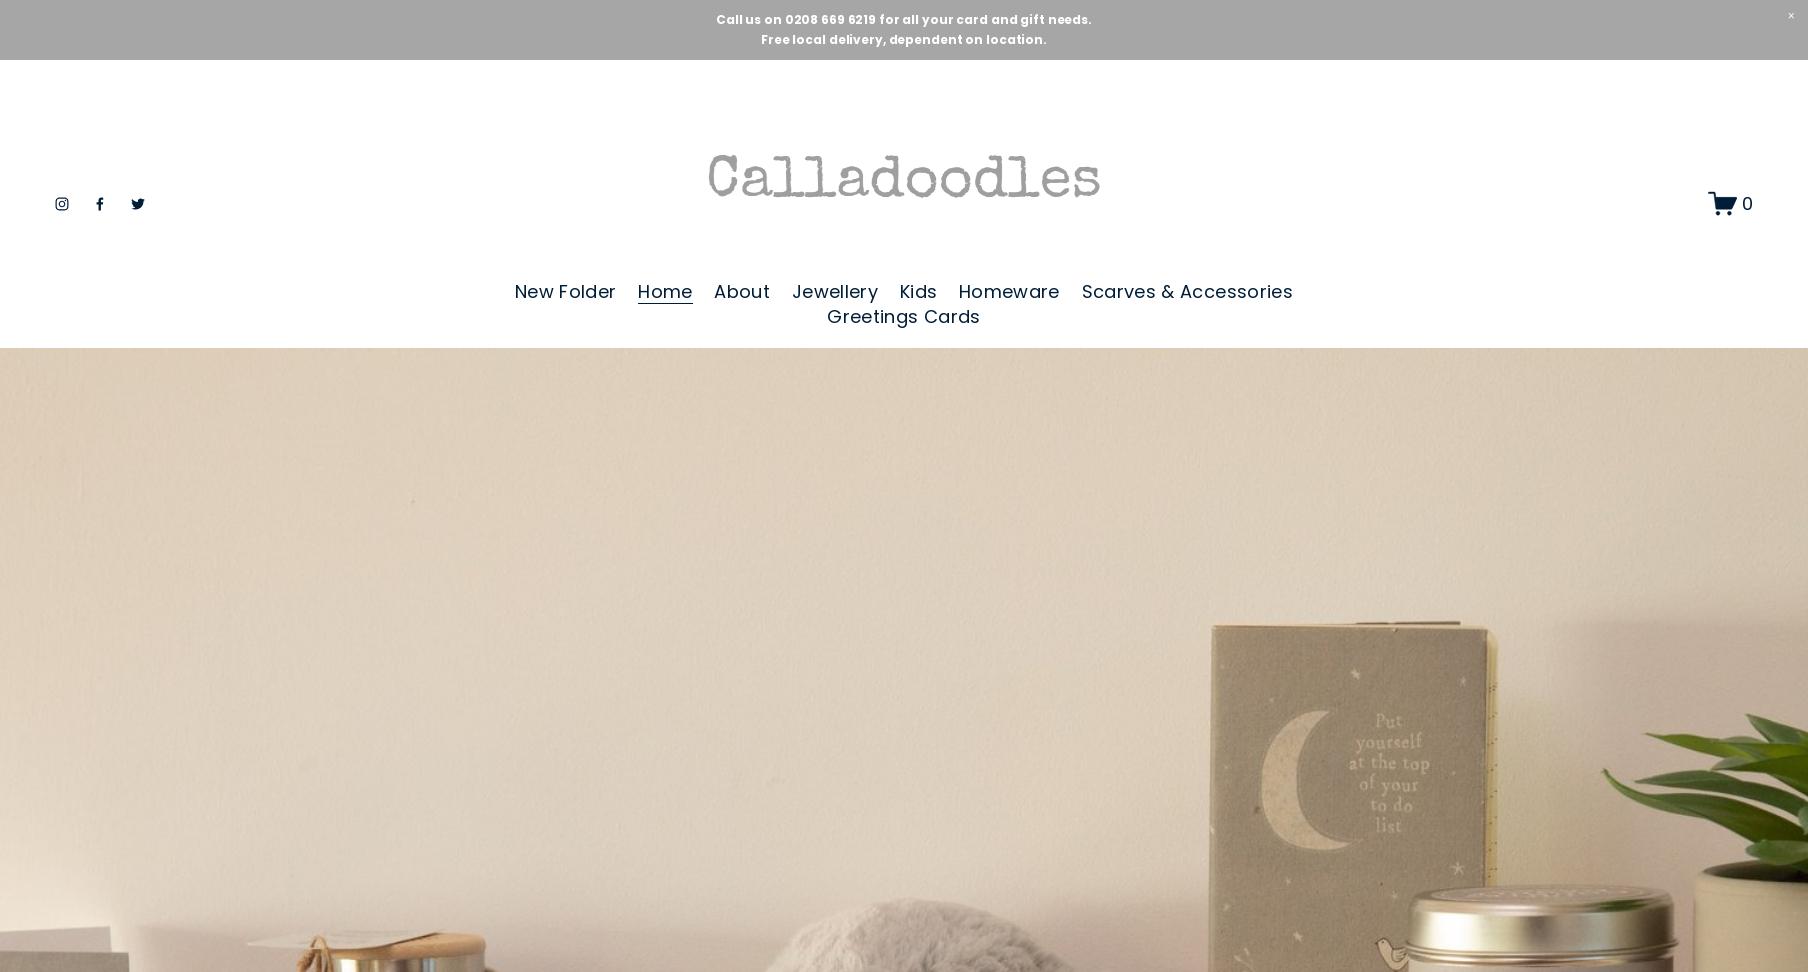 The height and width of the screenshot is (972, 1808). Describe the element at coordinates (833, 291) in the screenshot. I see `'Jewellery'` at that location.